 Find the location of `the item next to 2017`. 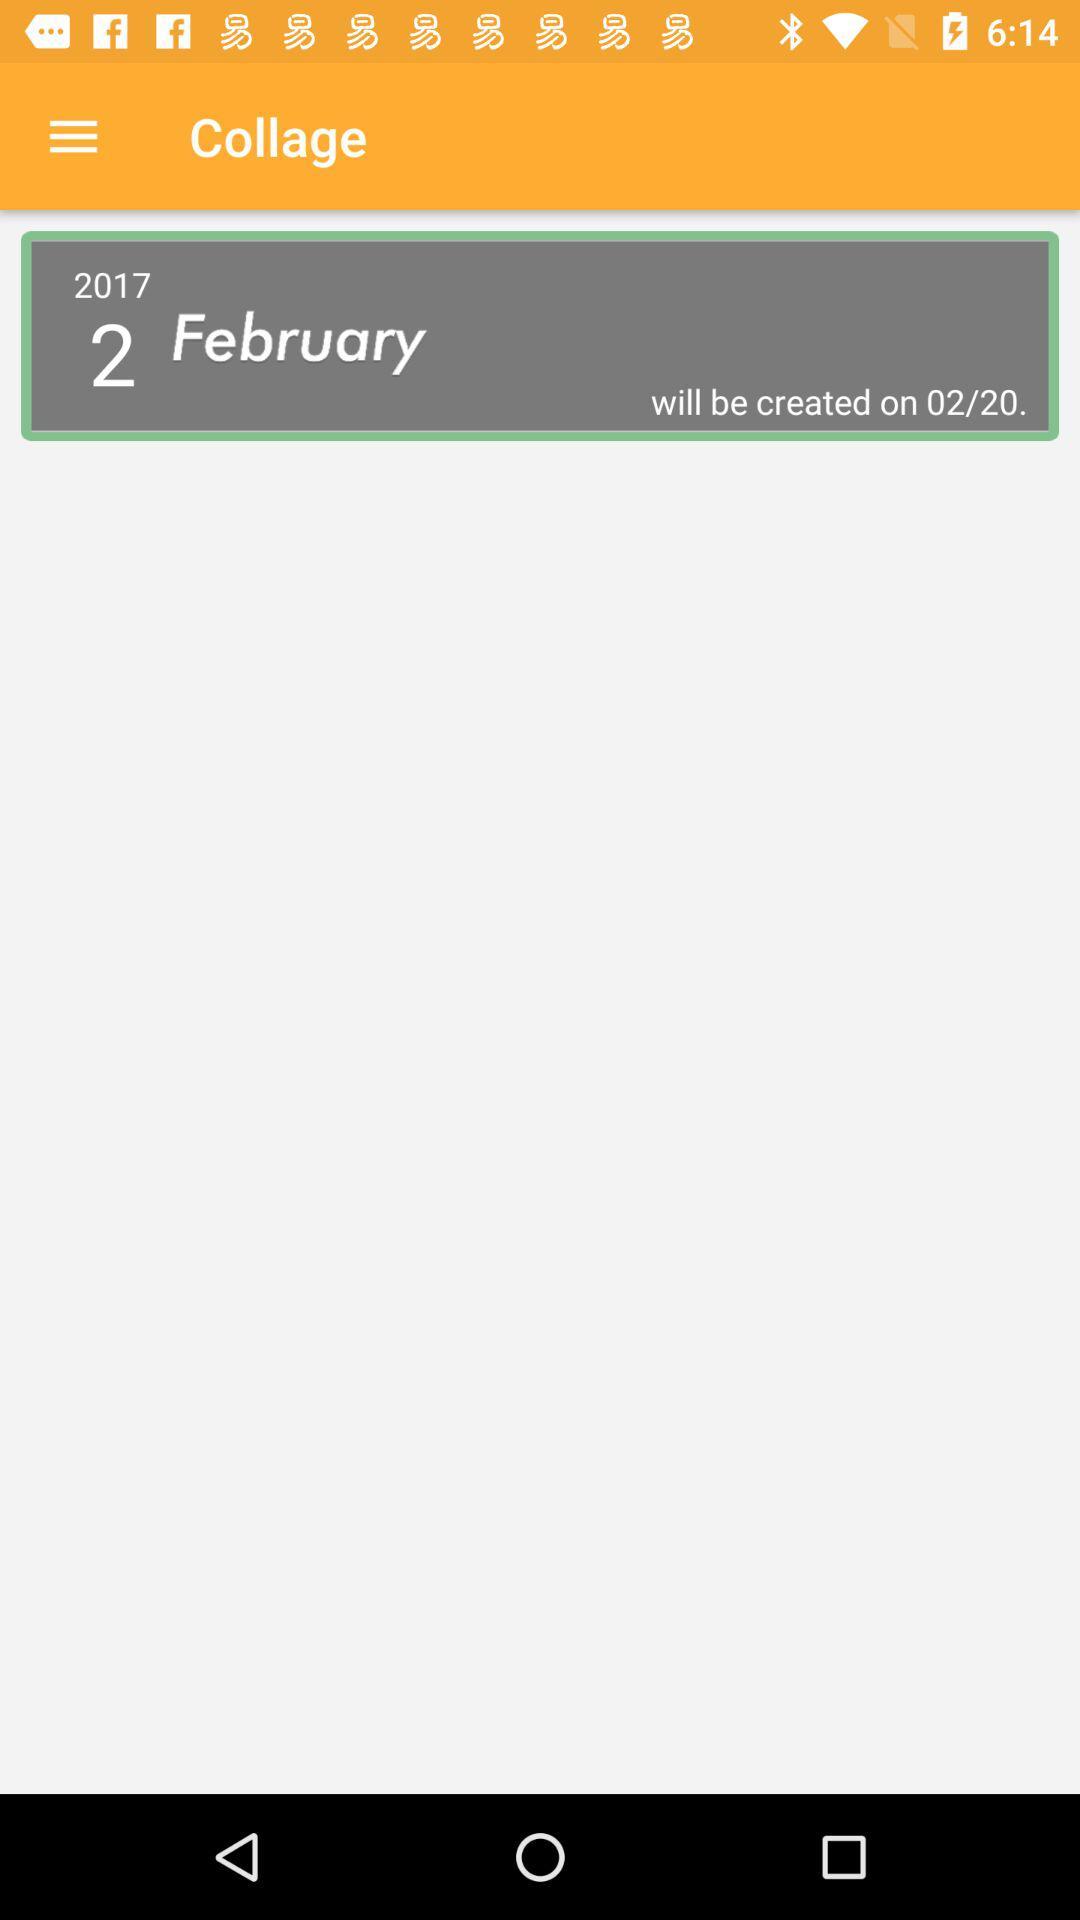

the item next to 2017 is located at coordinates (599, 400).